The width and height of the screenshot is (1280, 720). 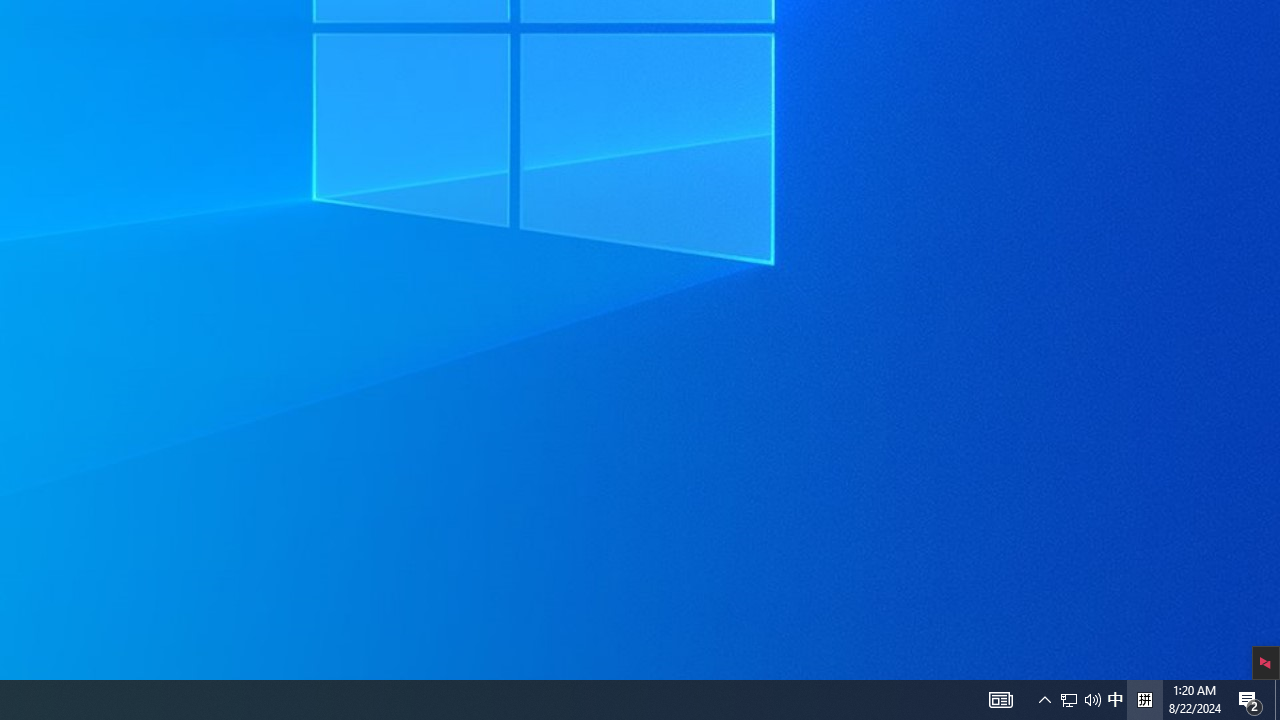 I want to click on 'Show desktop', so click(x=1250, y=698).